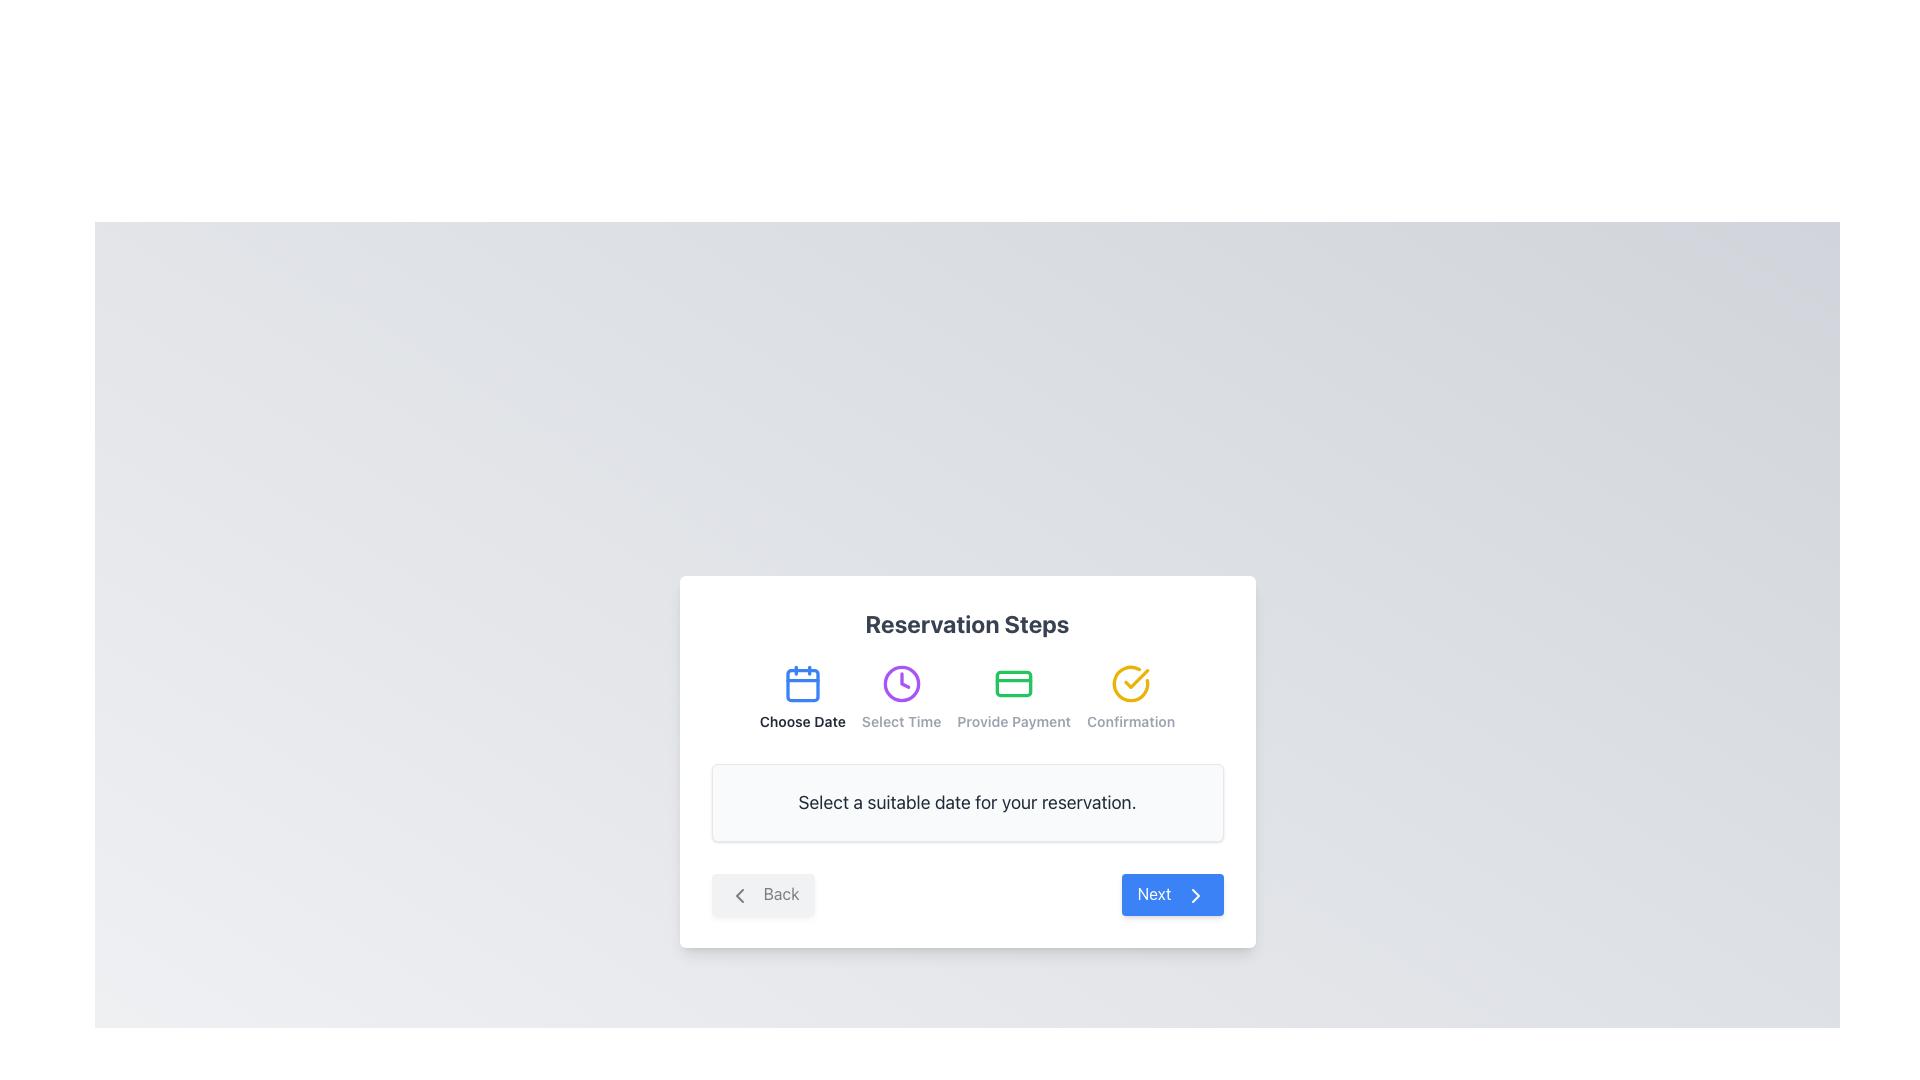  Describe the element at coordinates (802, 683) in the screenshot. I see `the blue outlined calendar icon located above the 'Choose Date' text in the reservation steps section` at that location.